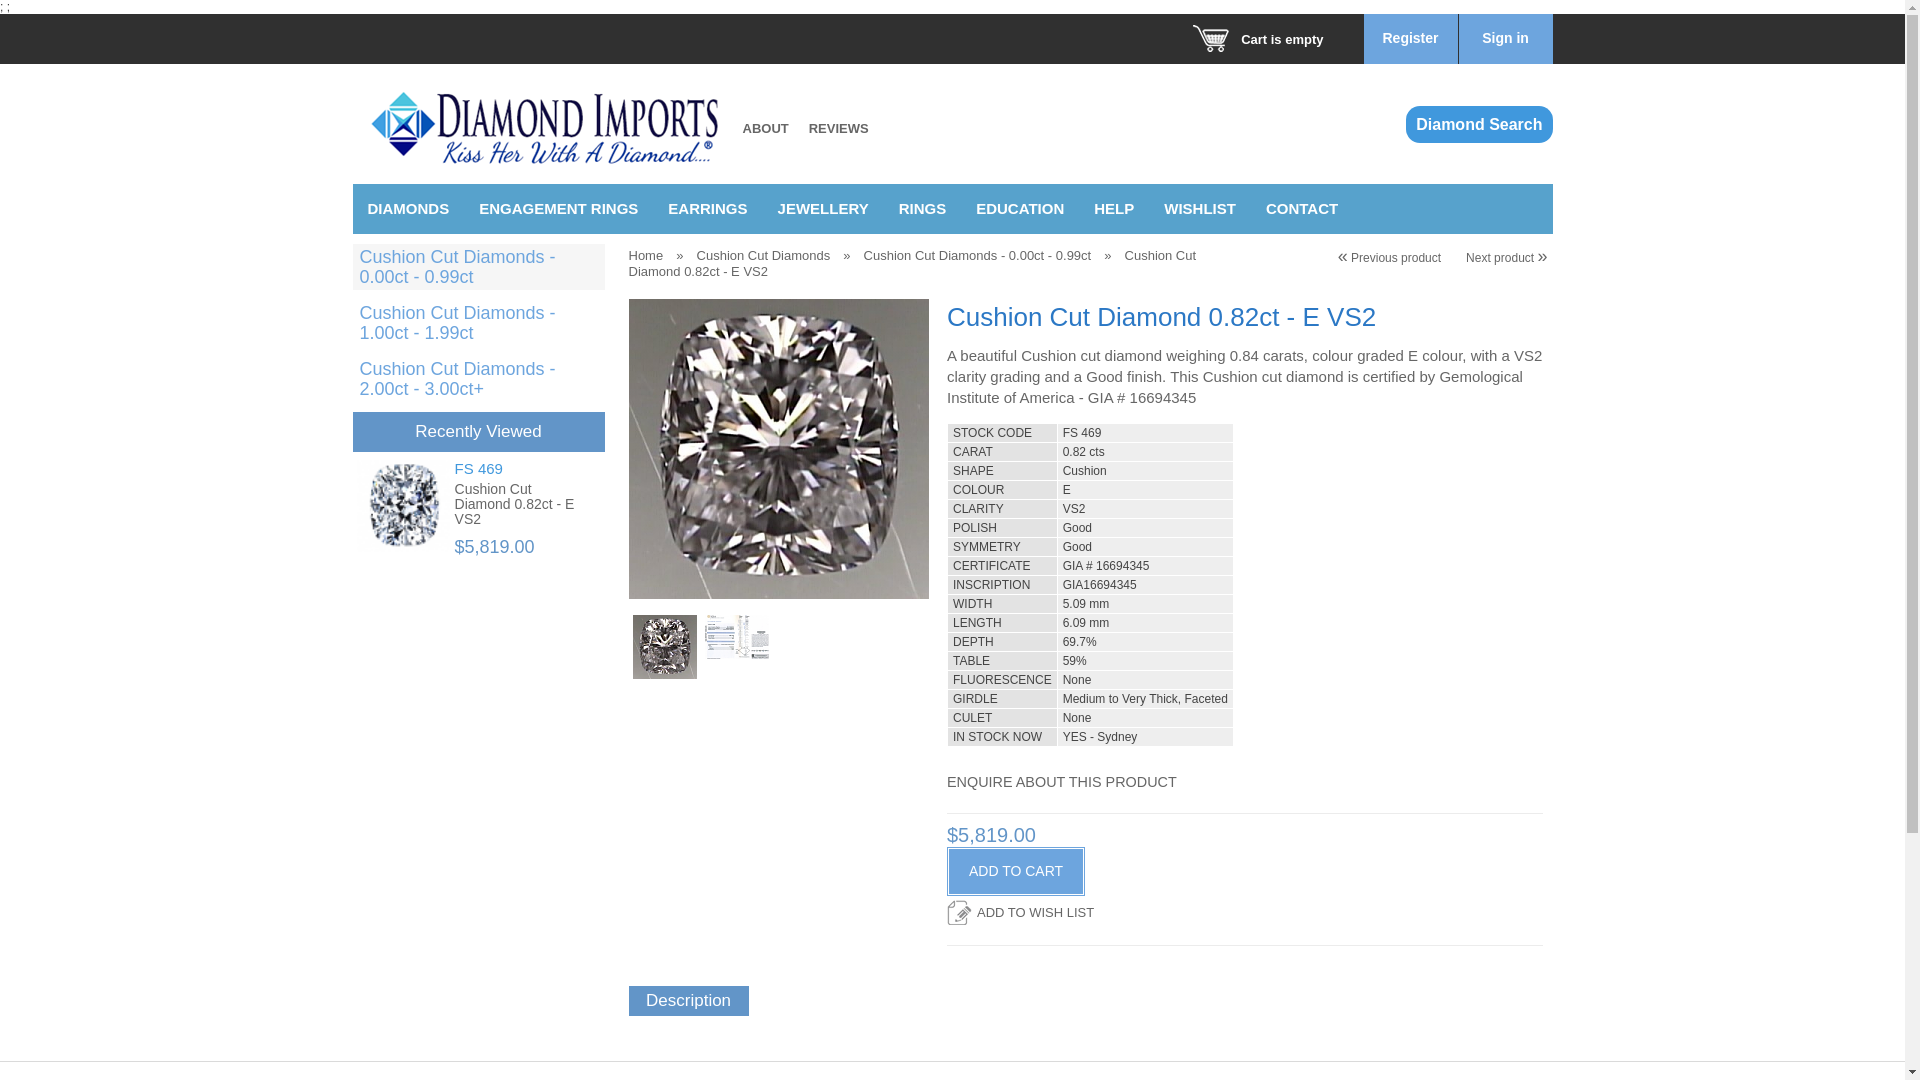  What do you see at coordinates (1016, 870) in the screenshot?
I see `'ADD TO CART'` at bounding box center [1016, 870].